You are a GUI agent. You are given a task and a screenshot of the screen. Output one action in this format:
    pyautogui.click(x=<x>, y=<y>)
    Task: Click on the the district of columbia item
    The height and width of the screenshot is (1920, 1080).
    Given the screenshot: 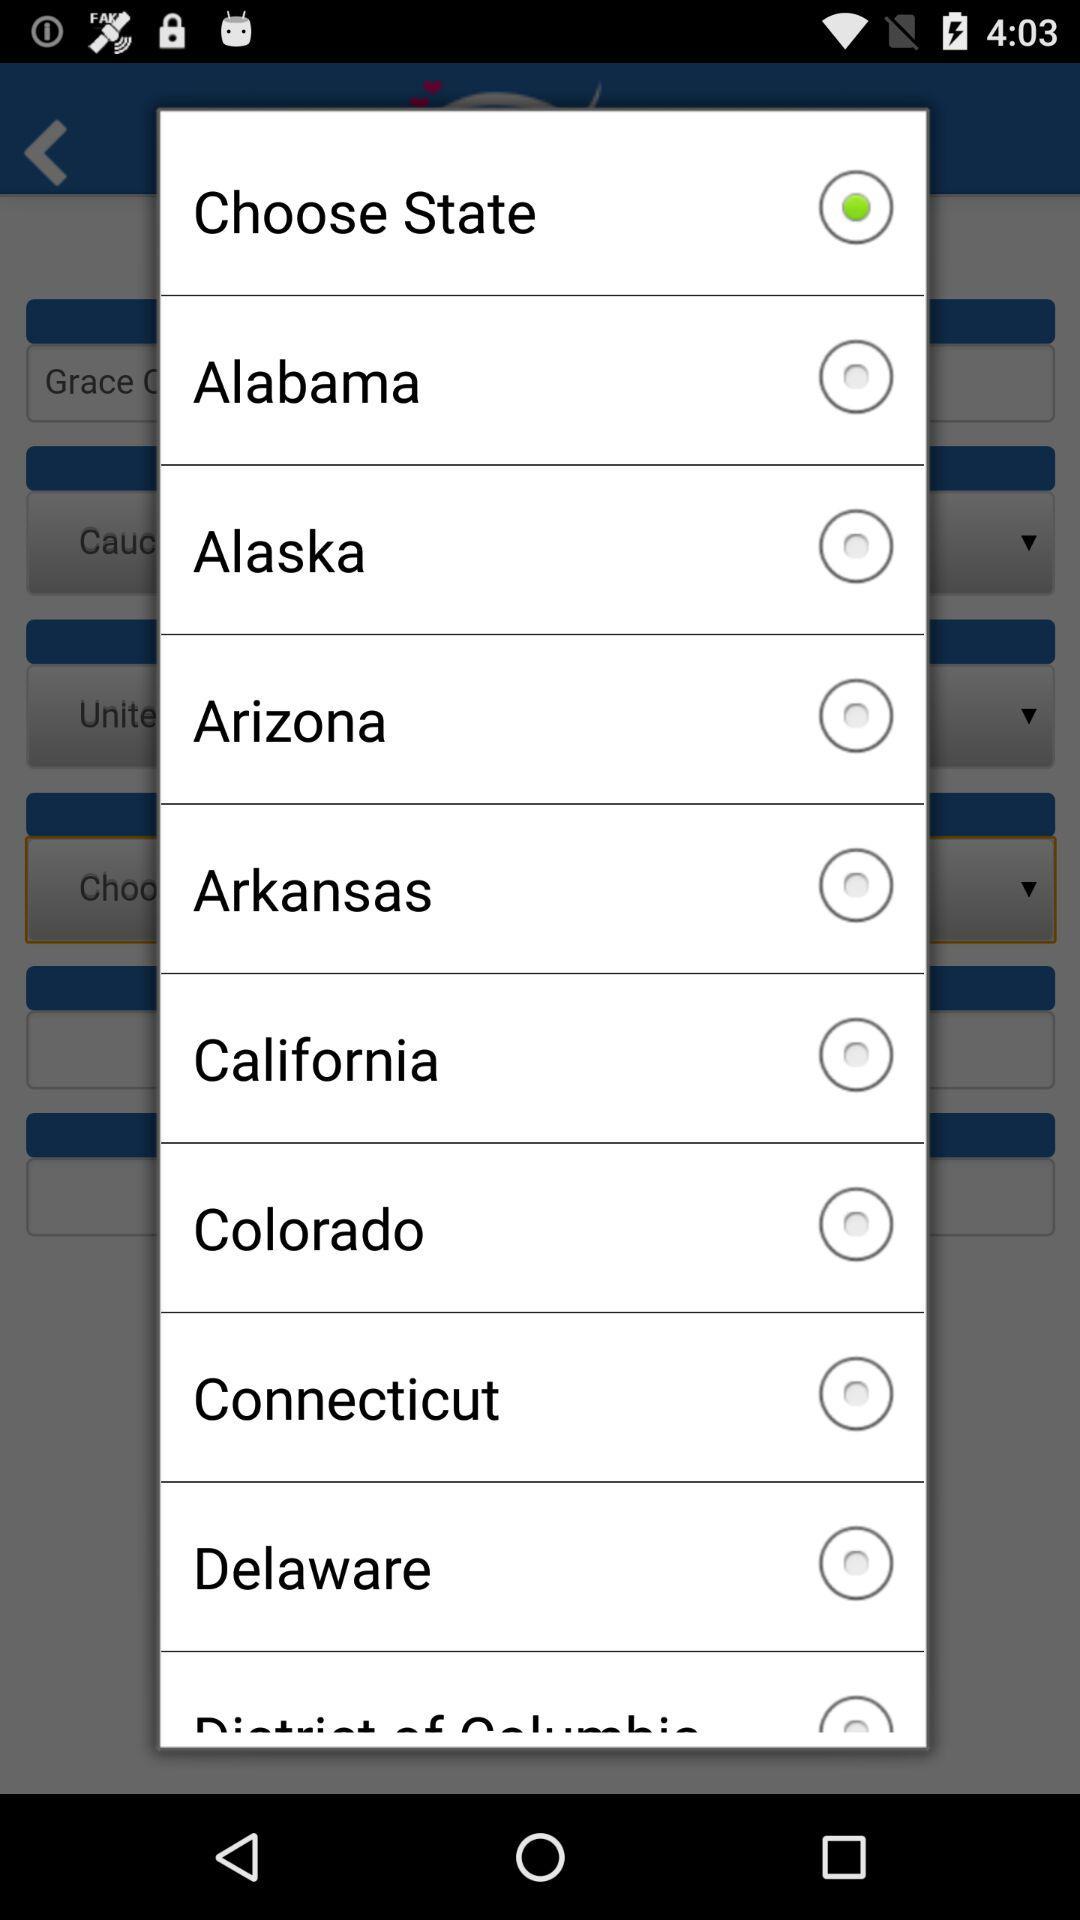 What is the action you would take?
    pyautogui.click(x=542, y=1691)
    